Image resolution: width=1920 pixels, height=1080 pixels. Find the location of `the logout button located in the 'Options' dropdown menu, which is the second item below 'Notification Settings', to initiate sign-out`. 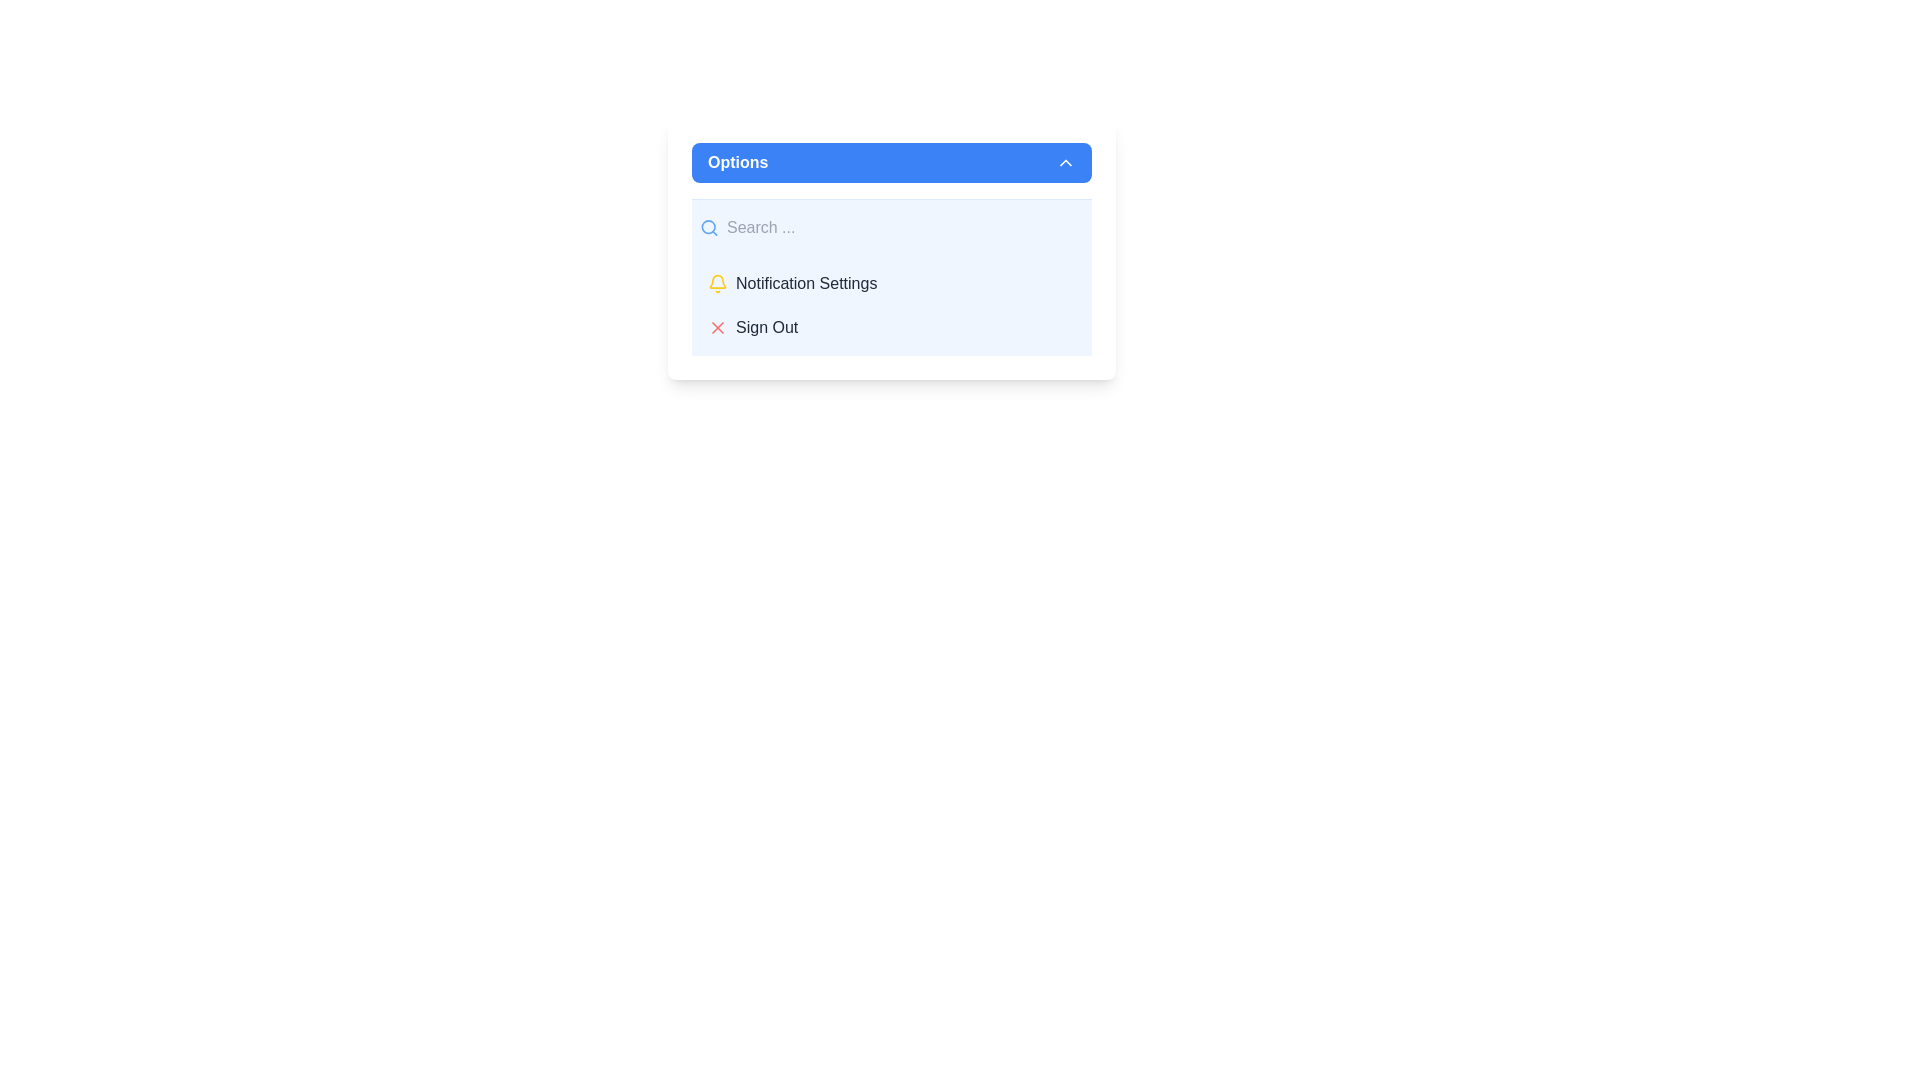

the logout button located in the 'Options' dropdown menu, which is the second item below 'Notification Settings', to initiate sign-out is located at coordinates (891, 326).